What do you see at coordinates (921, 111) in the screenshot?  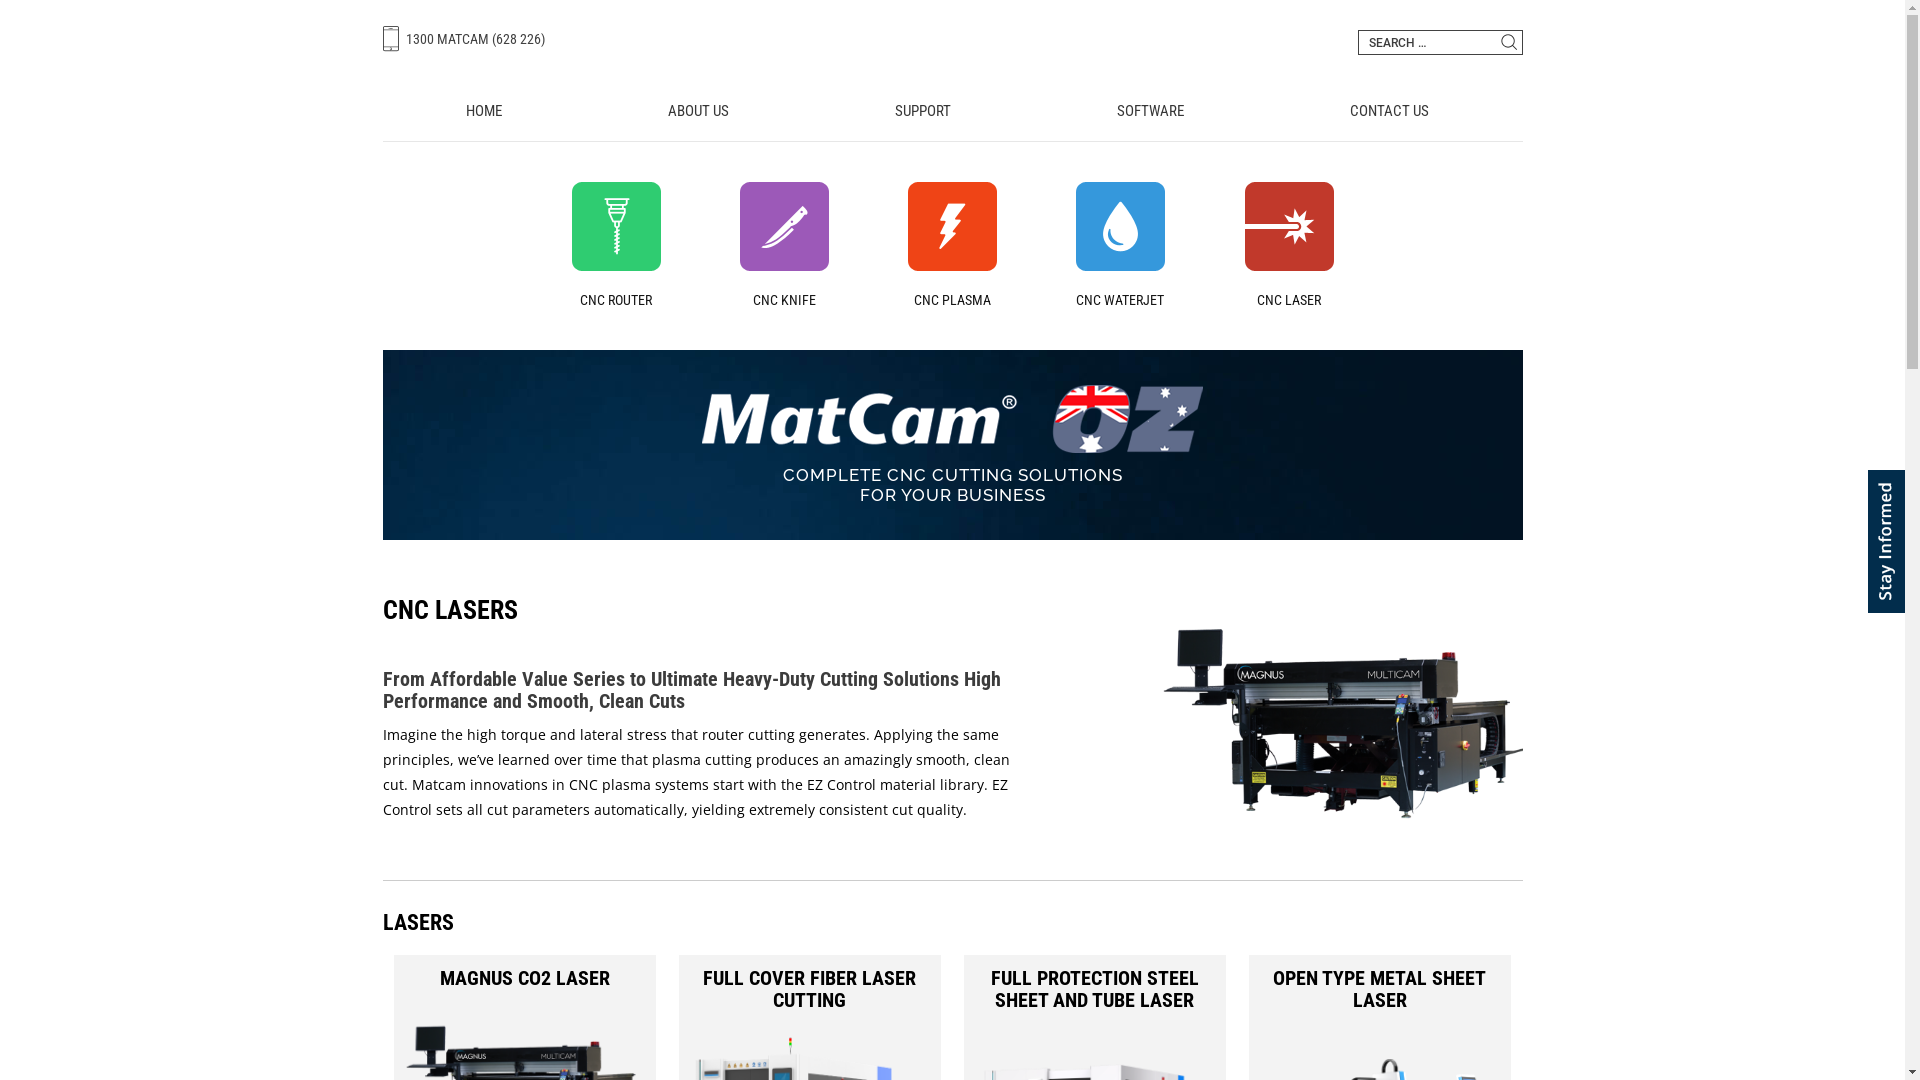 I see `'SUPPORT'` at bounding box center [921, 111].